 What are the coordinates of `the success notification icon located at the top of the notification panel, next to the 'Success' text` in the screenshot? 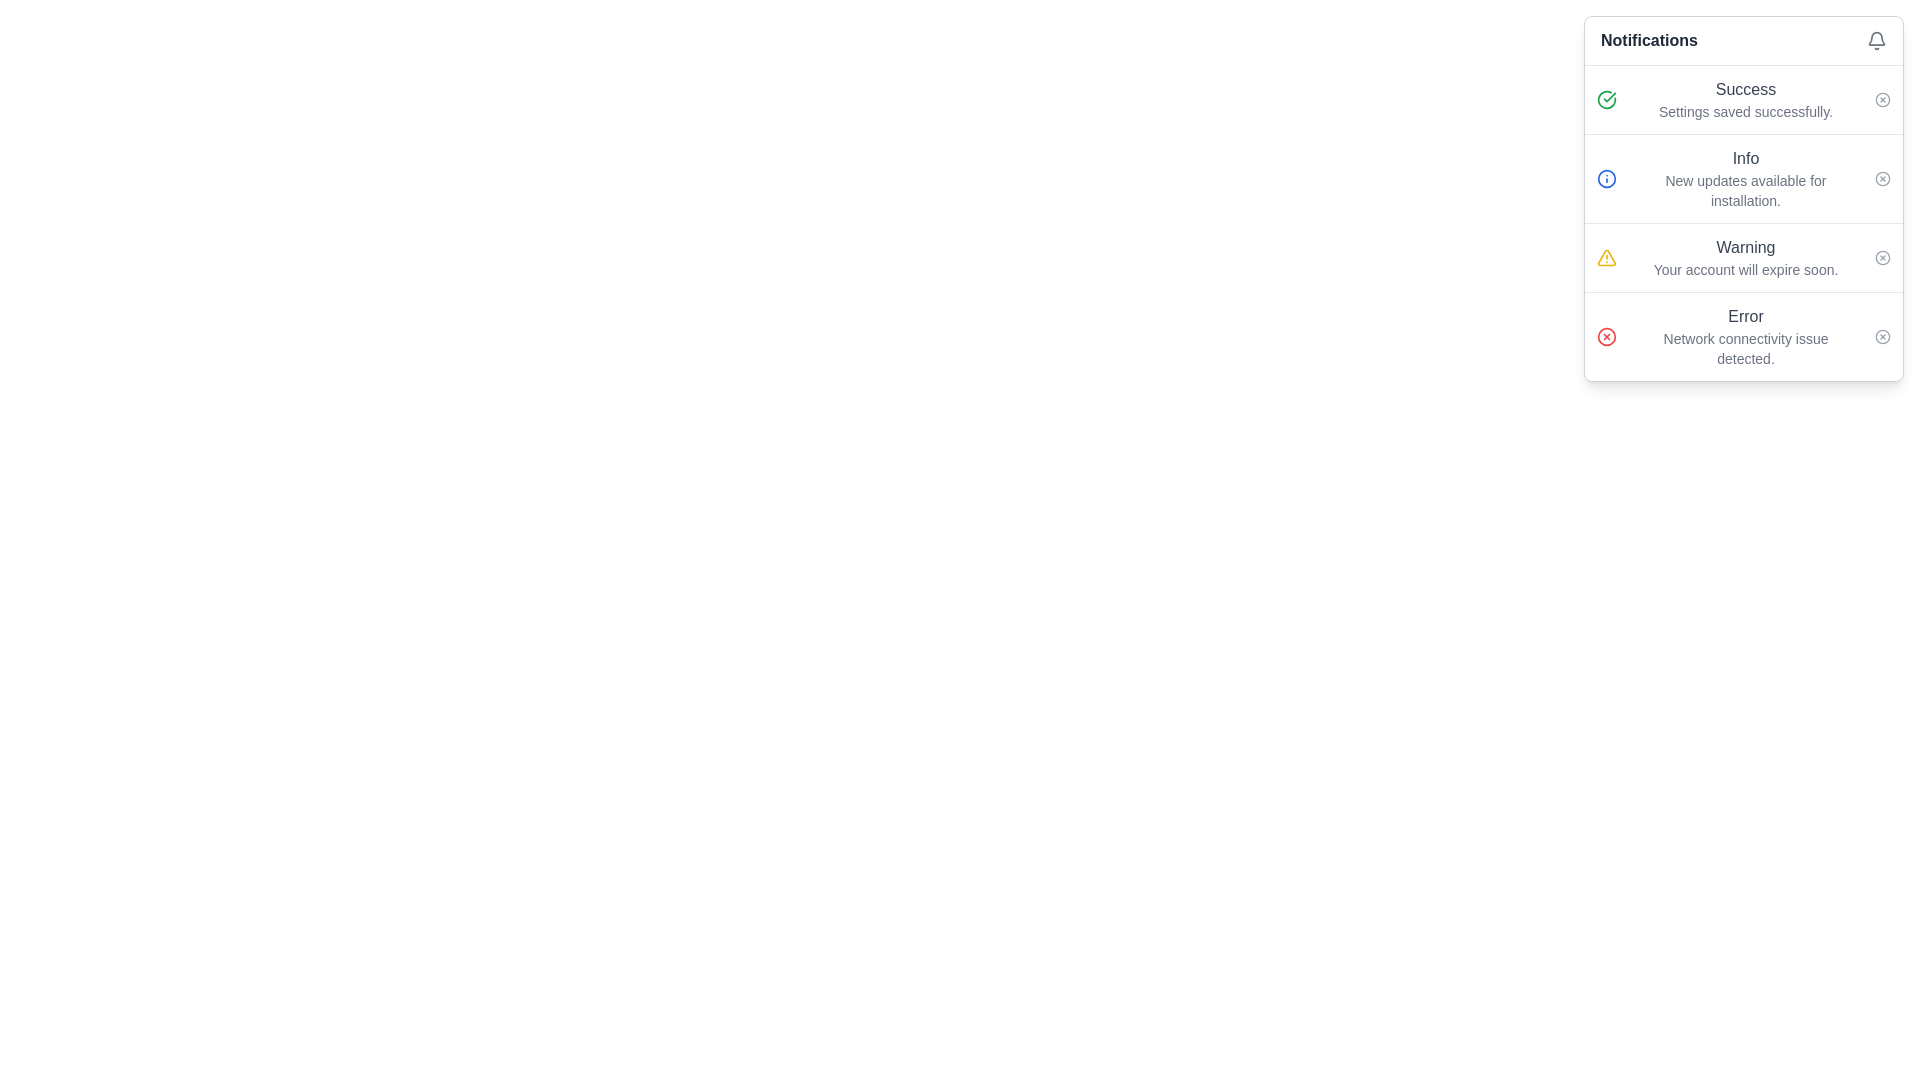 It's located at (1607, 100).